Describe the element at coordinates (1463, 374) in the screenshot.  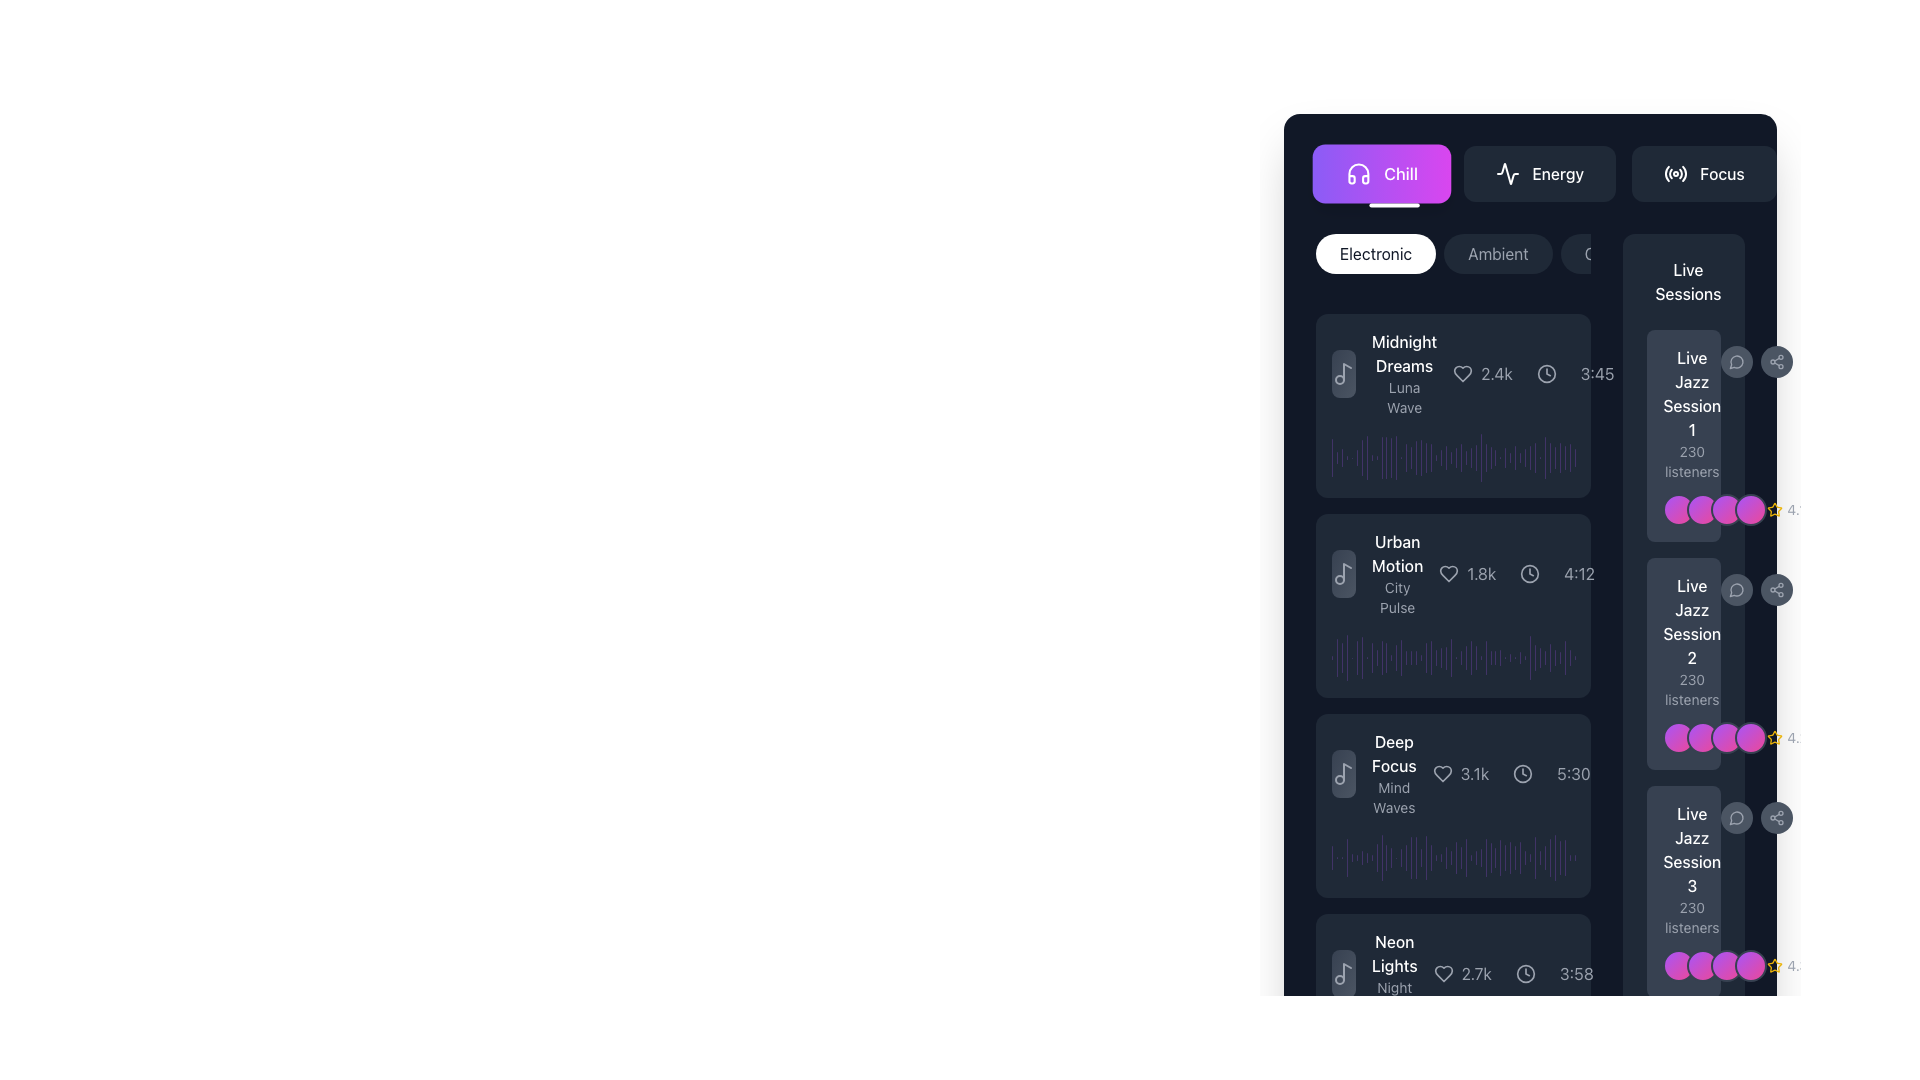
I see `the heart-shaped icon located beside and to the left of the text '2.4k' near the song 'Midnight Dreams'` at that location.